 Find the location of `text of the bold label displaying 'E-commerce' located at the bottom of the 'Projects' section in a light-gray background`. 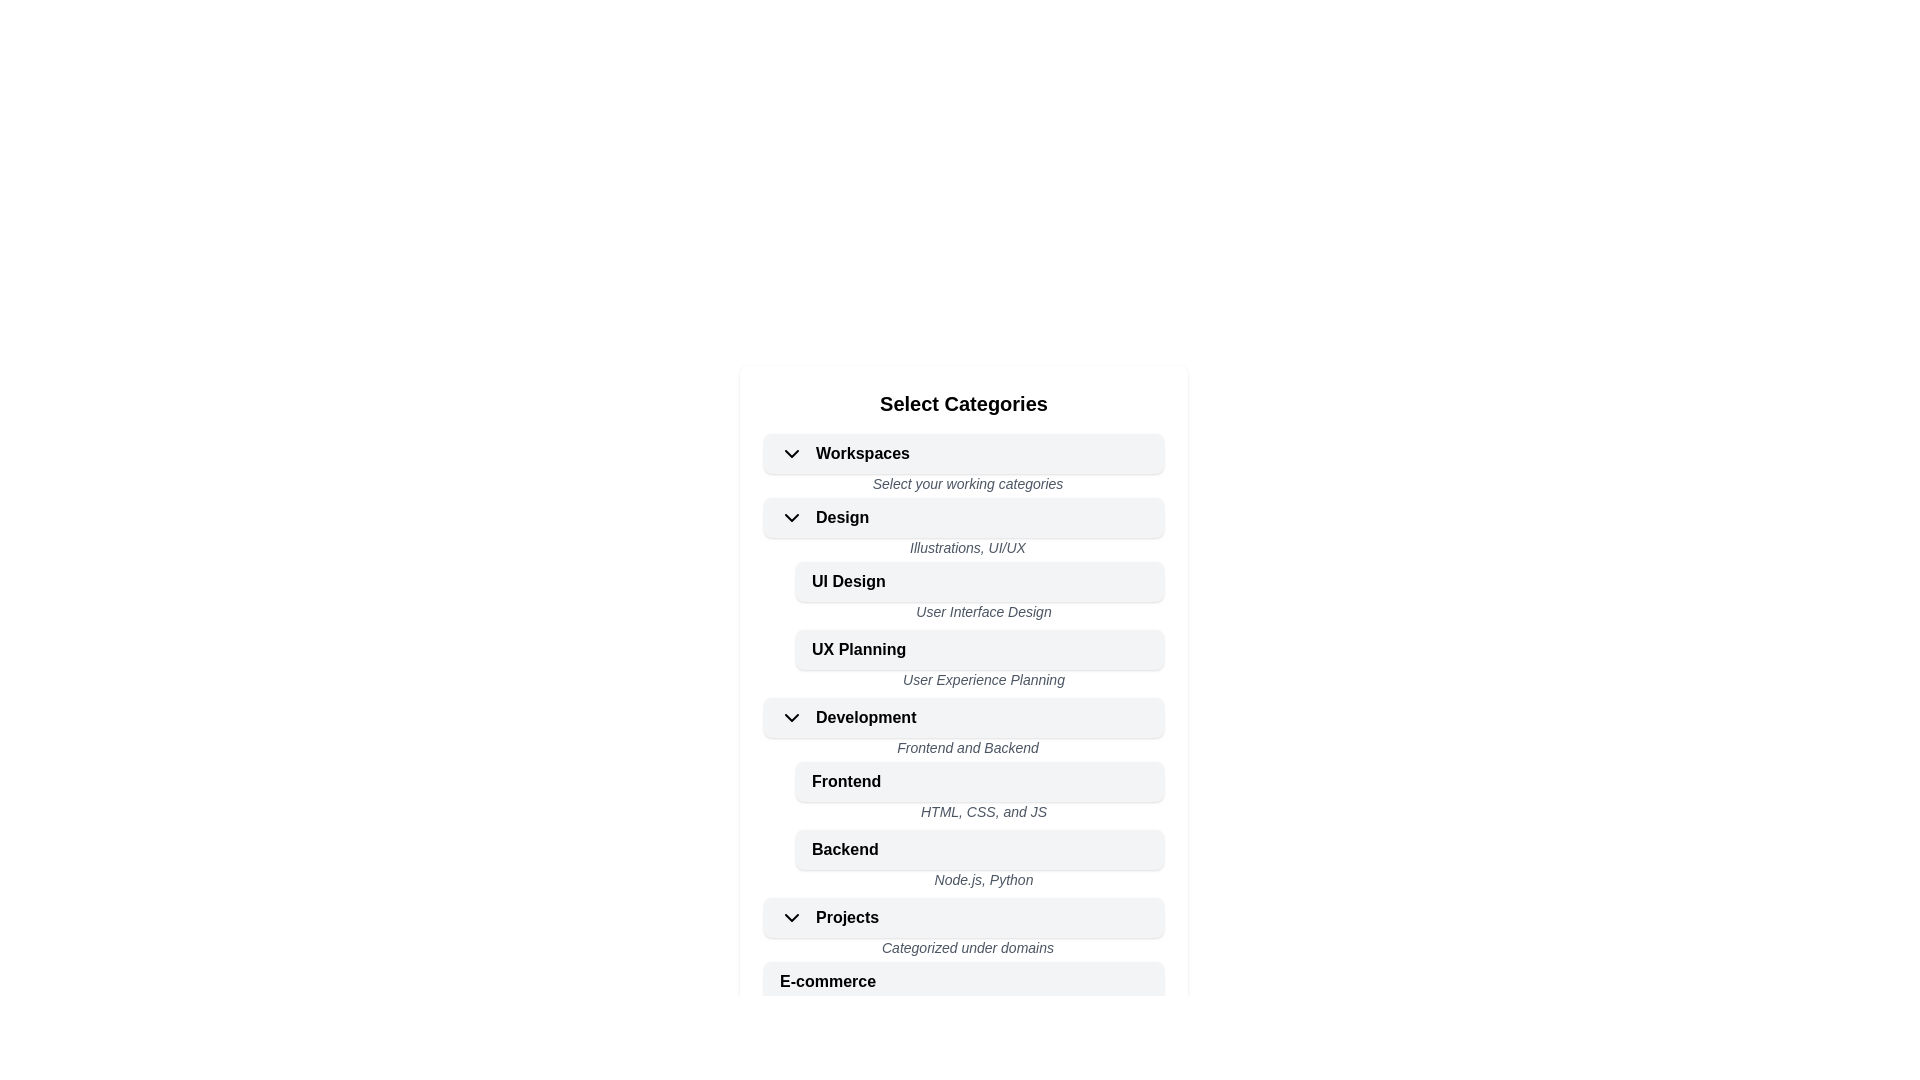

text of the bold label displaying 'E-commerce' located at the bottom of the 'Projects' section in a light-gray background is located at coordinates (828, 981).